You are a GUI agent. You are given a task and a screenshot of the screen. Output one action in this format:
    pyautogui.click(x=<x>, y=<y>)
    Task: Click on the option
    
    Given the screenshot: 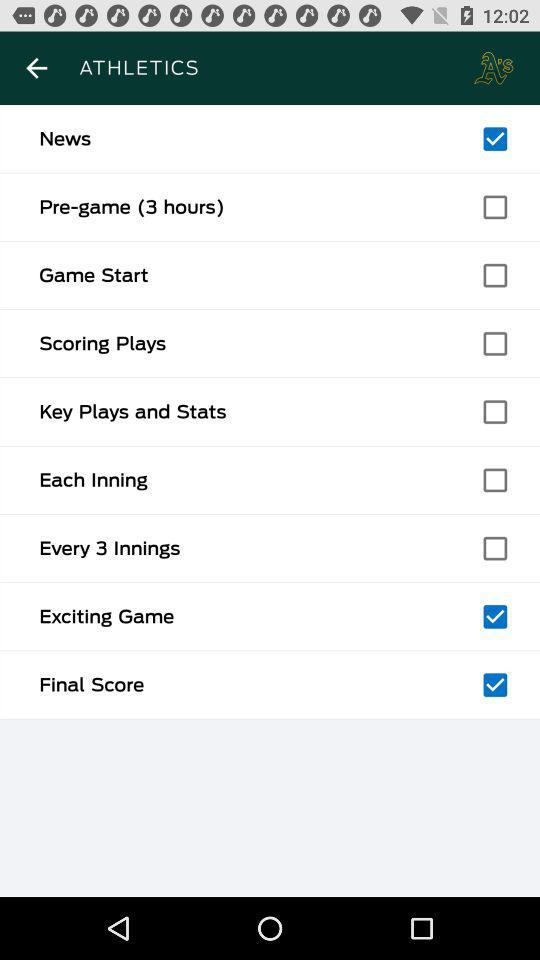 What is the action you would take?
    pyautogui.click(x=494, y=207)
    